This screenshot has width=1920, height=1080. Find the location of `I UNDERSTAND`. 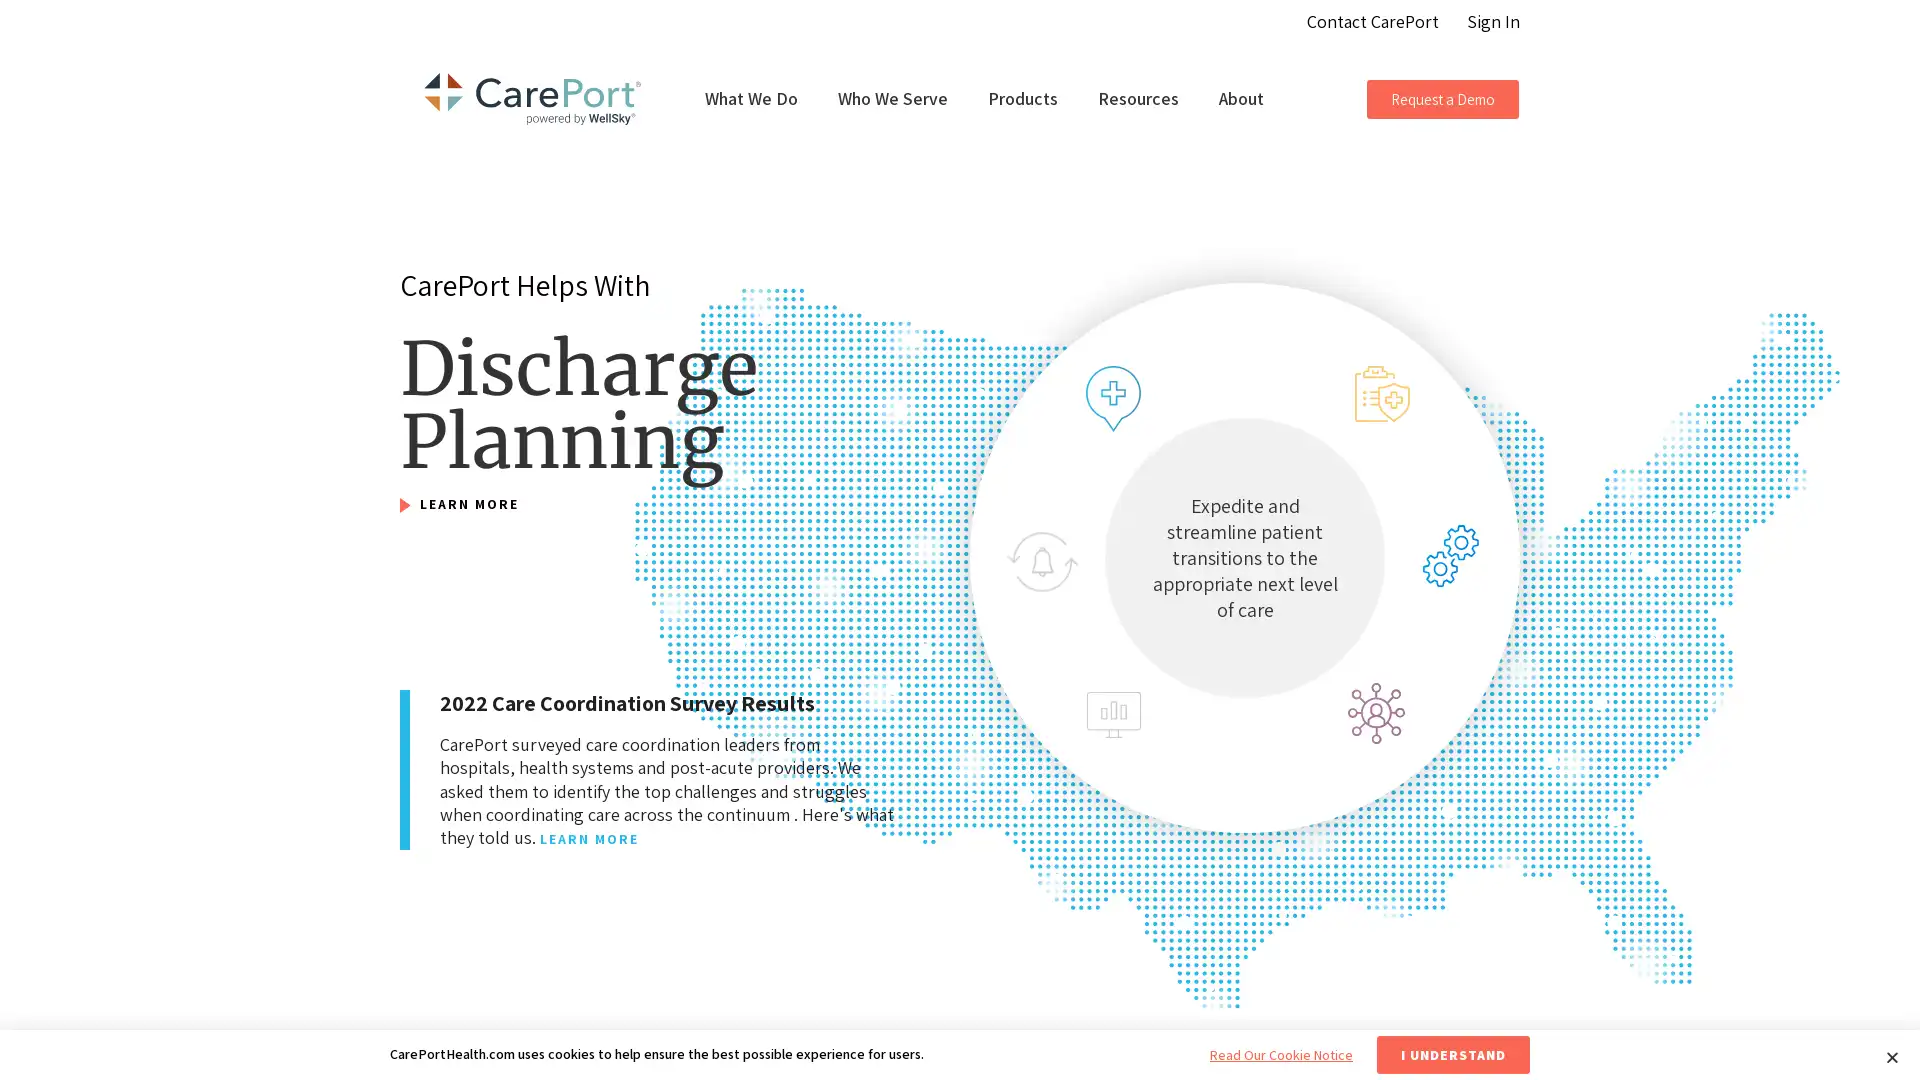

I UNDERSTAND is located at coordinates (1453, 1054).